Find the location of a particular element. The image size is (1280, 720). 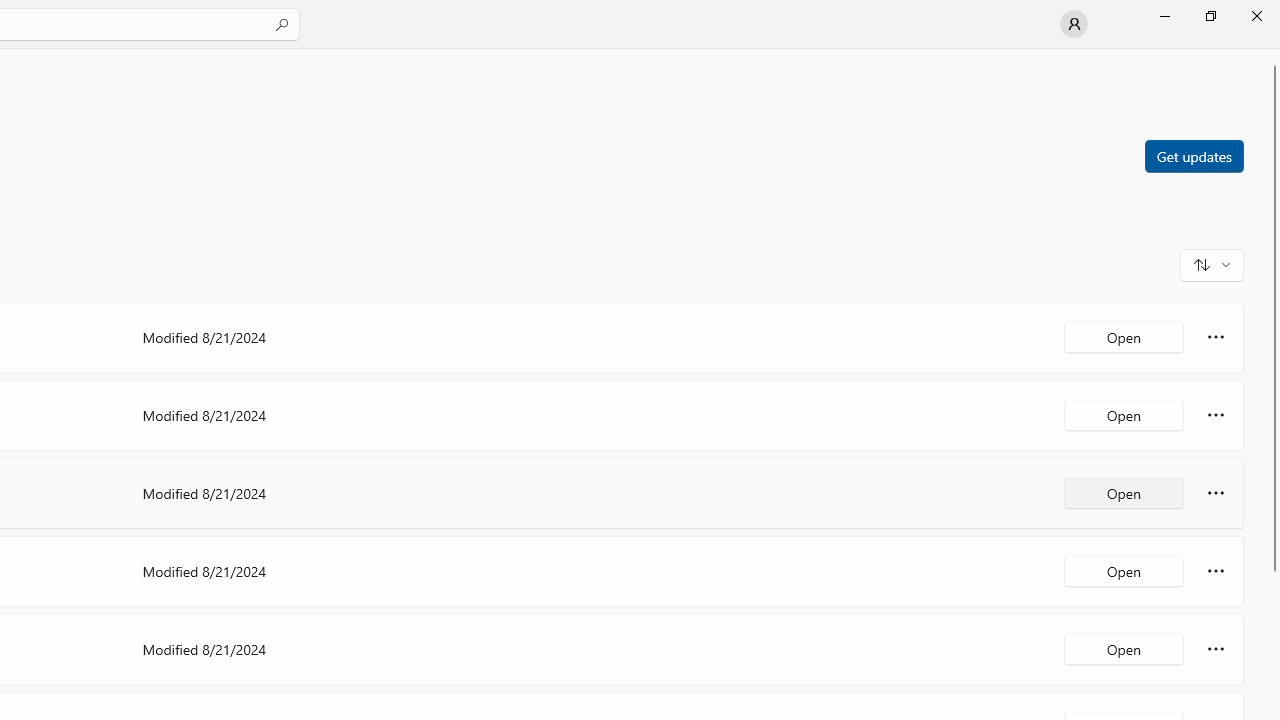

'Restore Microsoft Store' is located at coordinates (1209, 15).